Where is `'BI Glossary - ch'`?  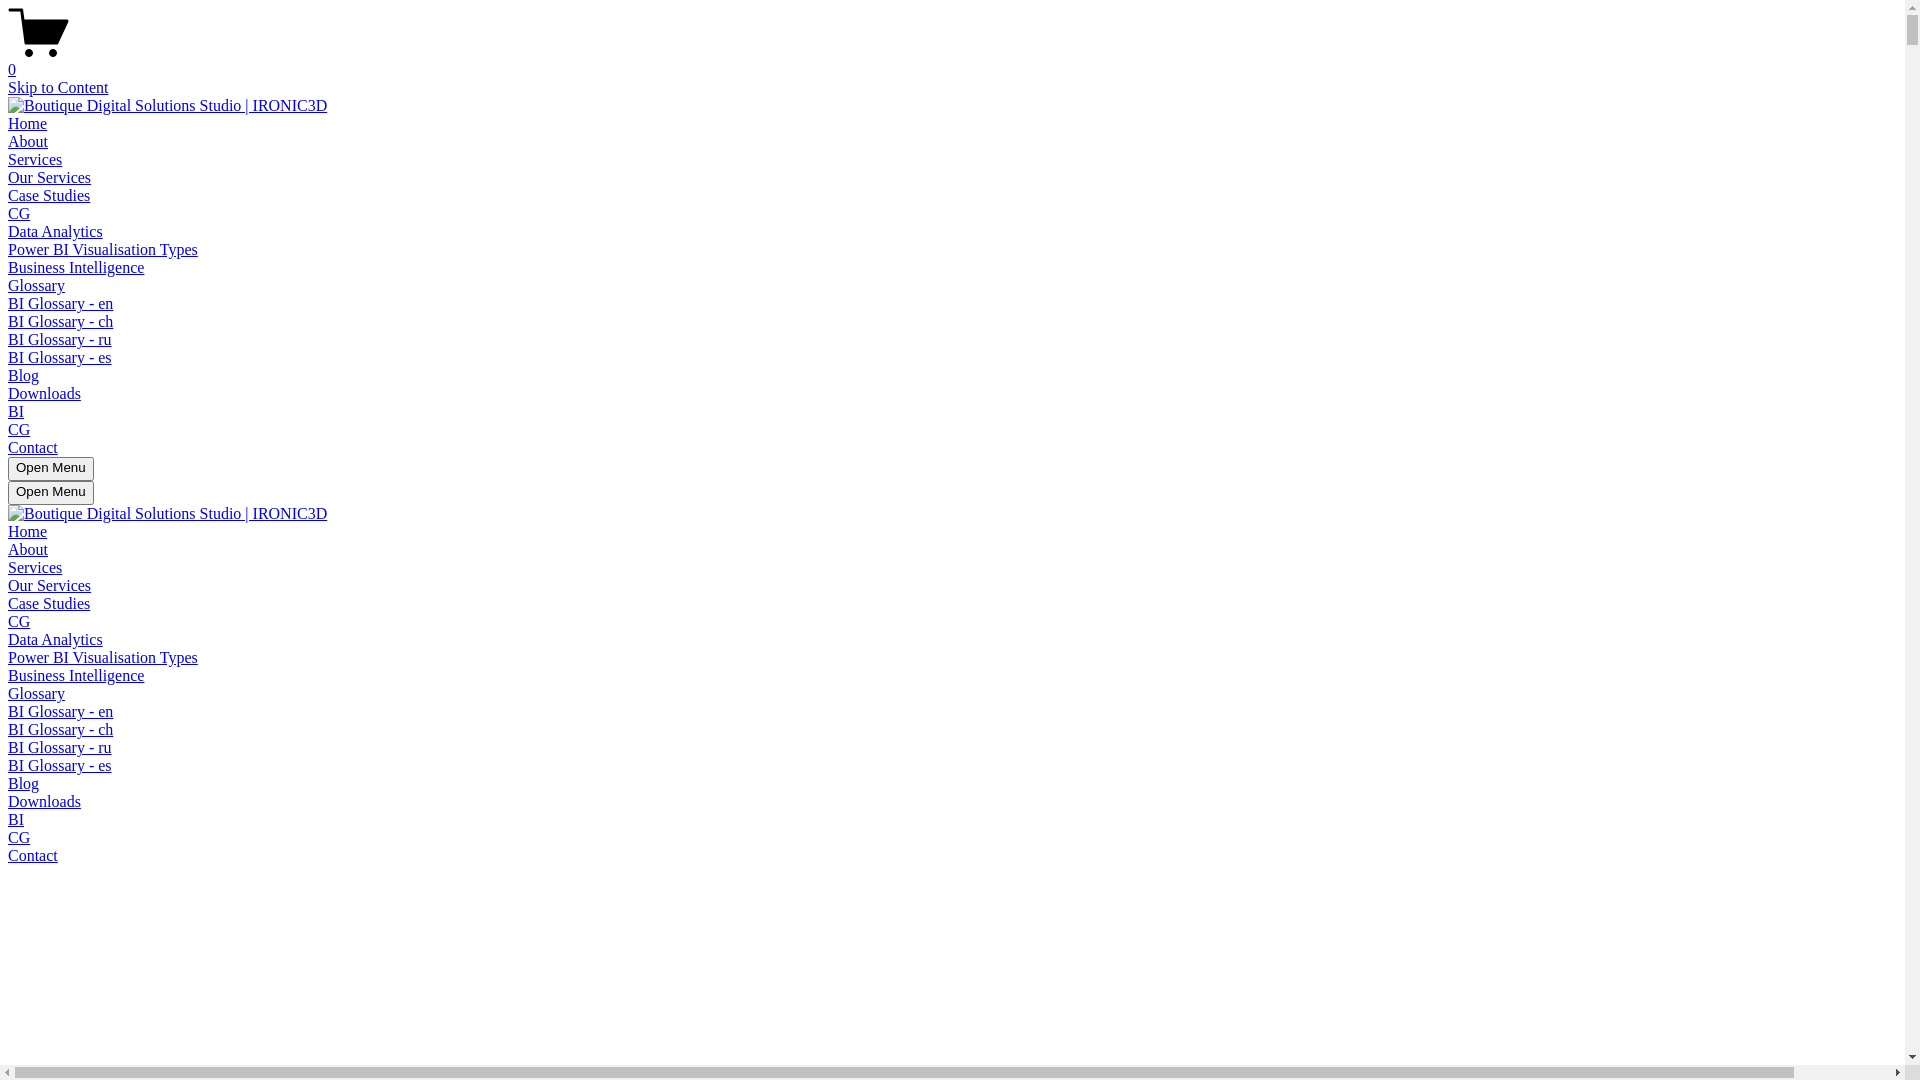 'BI Glossary - ch' is located at coordinates (60, 729).